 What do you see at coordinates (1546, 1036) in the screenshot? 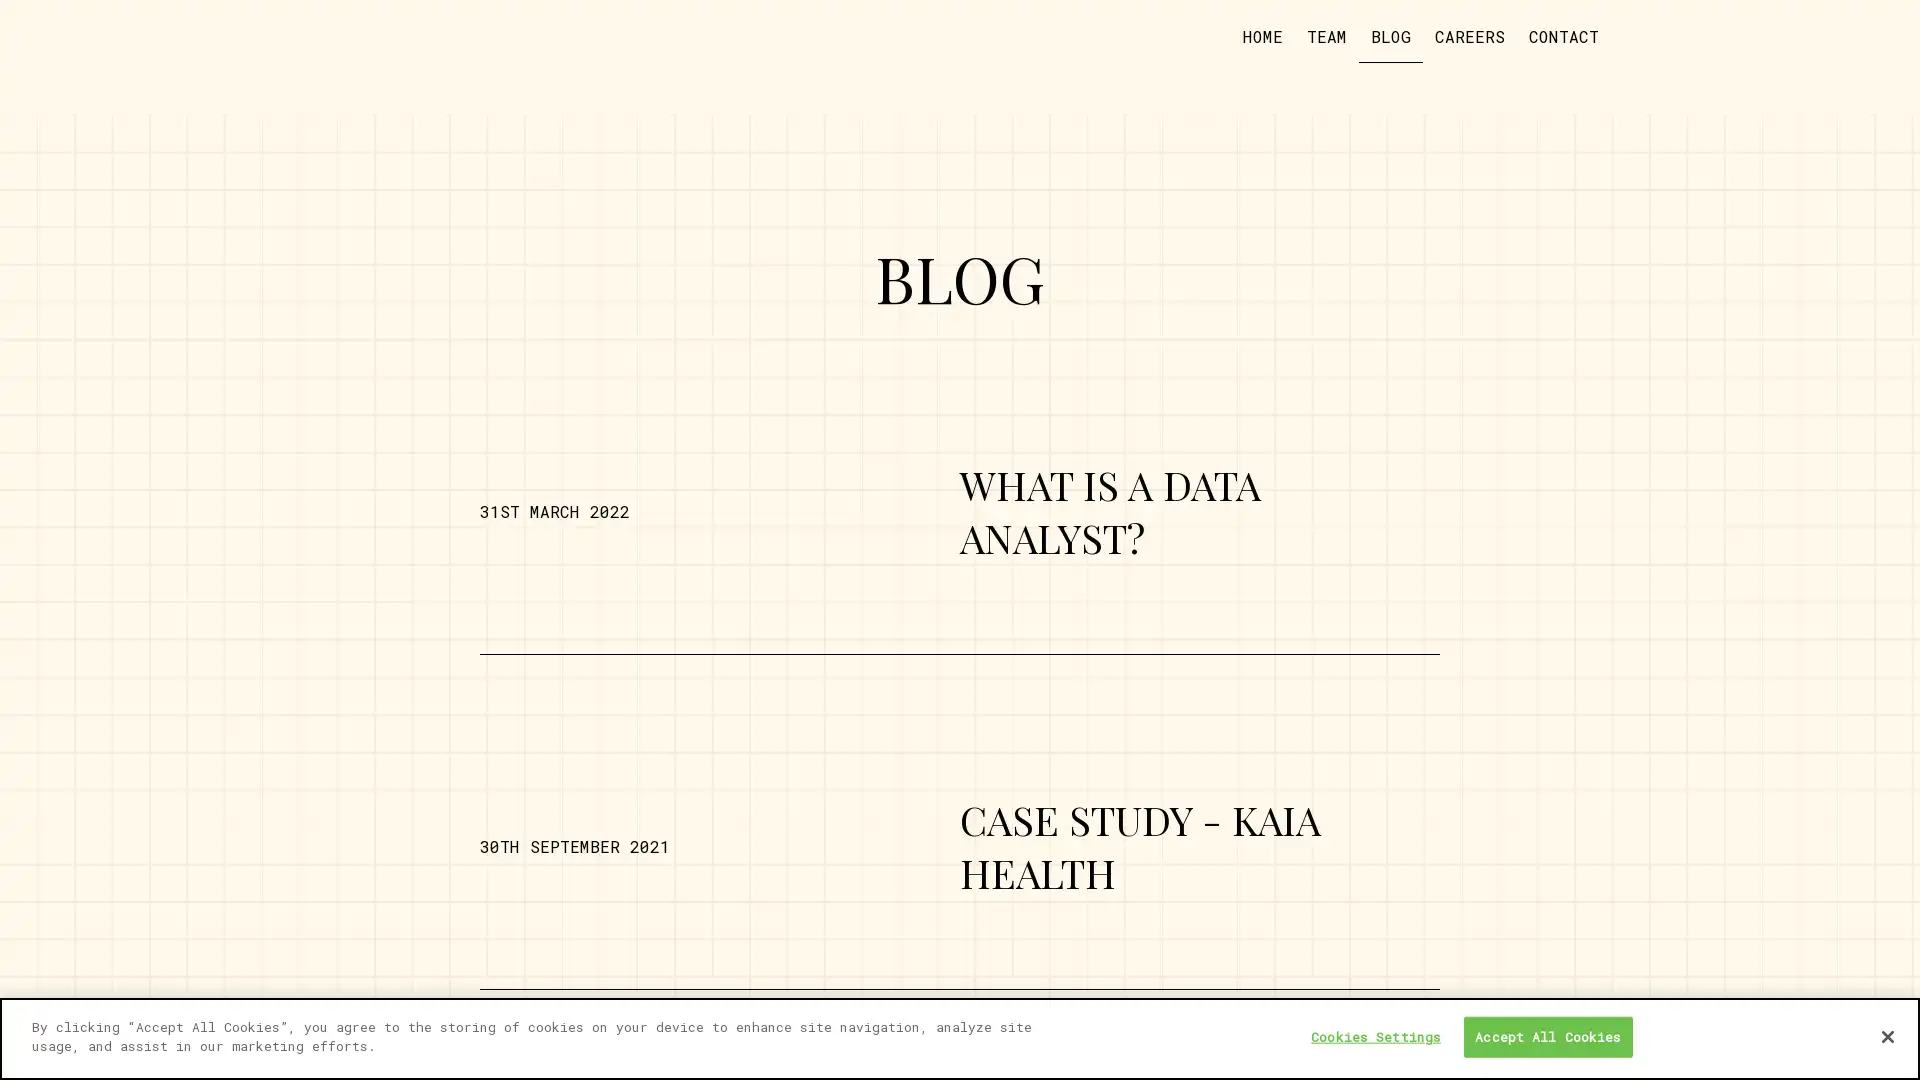
I see `Accept All Cookies` at bounding box center [1546, 1036].